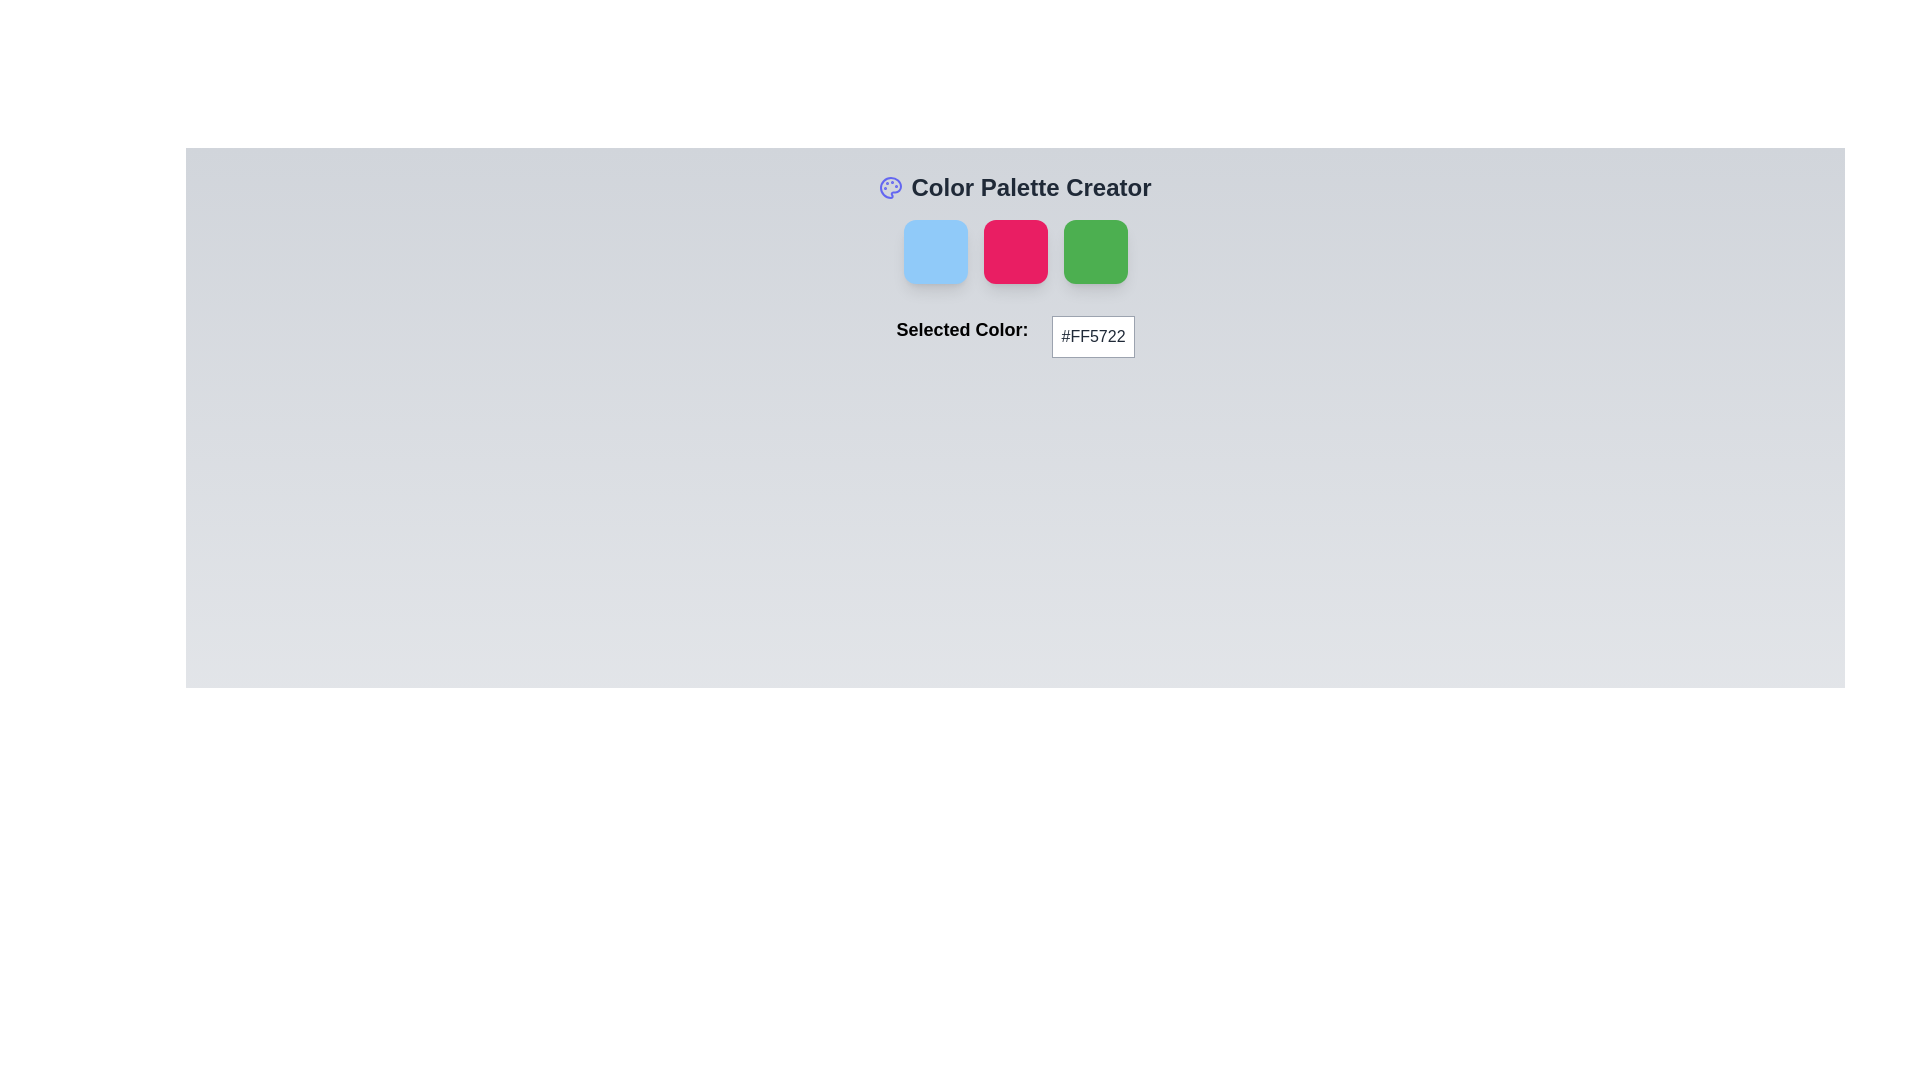 The height and width of the screenshot is (1080, 1920). What do you see at coordinates (1031, 188) in the screenshot?
I see `the static text element that serves as the heading for creating and managing color palettes, located prominently near the top center of the interface` at bounding box center [1031, 188].